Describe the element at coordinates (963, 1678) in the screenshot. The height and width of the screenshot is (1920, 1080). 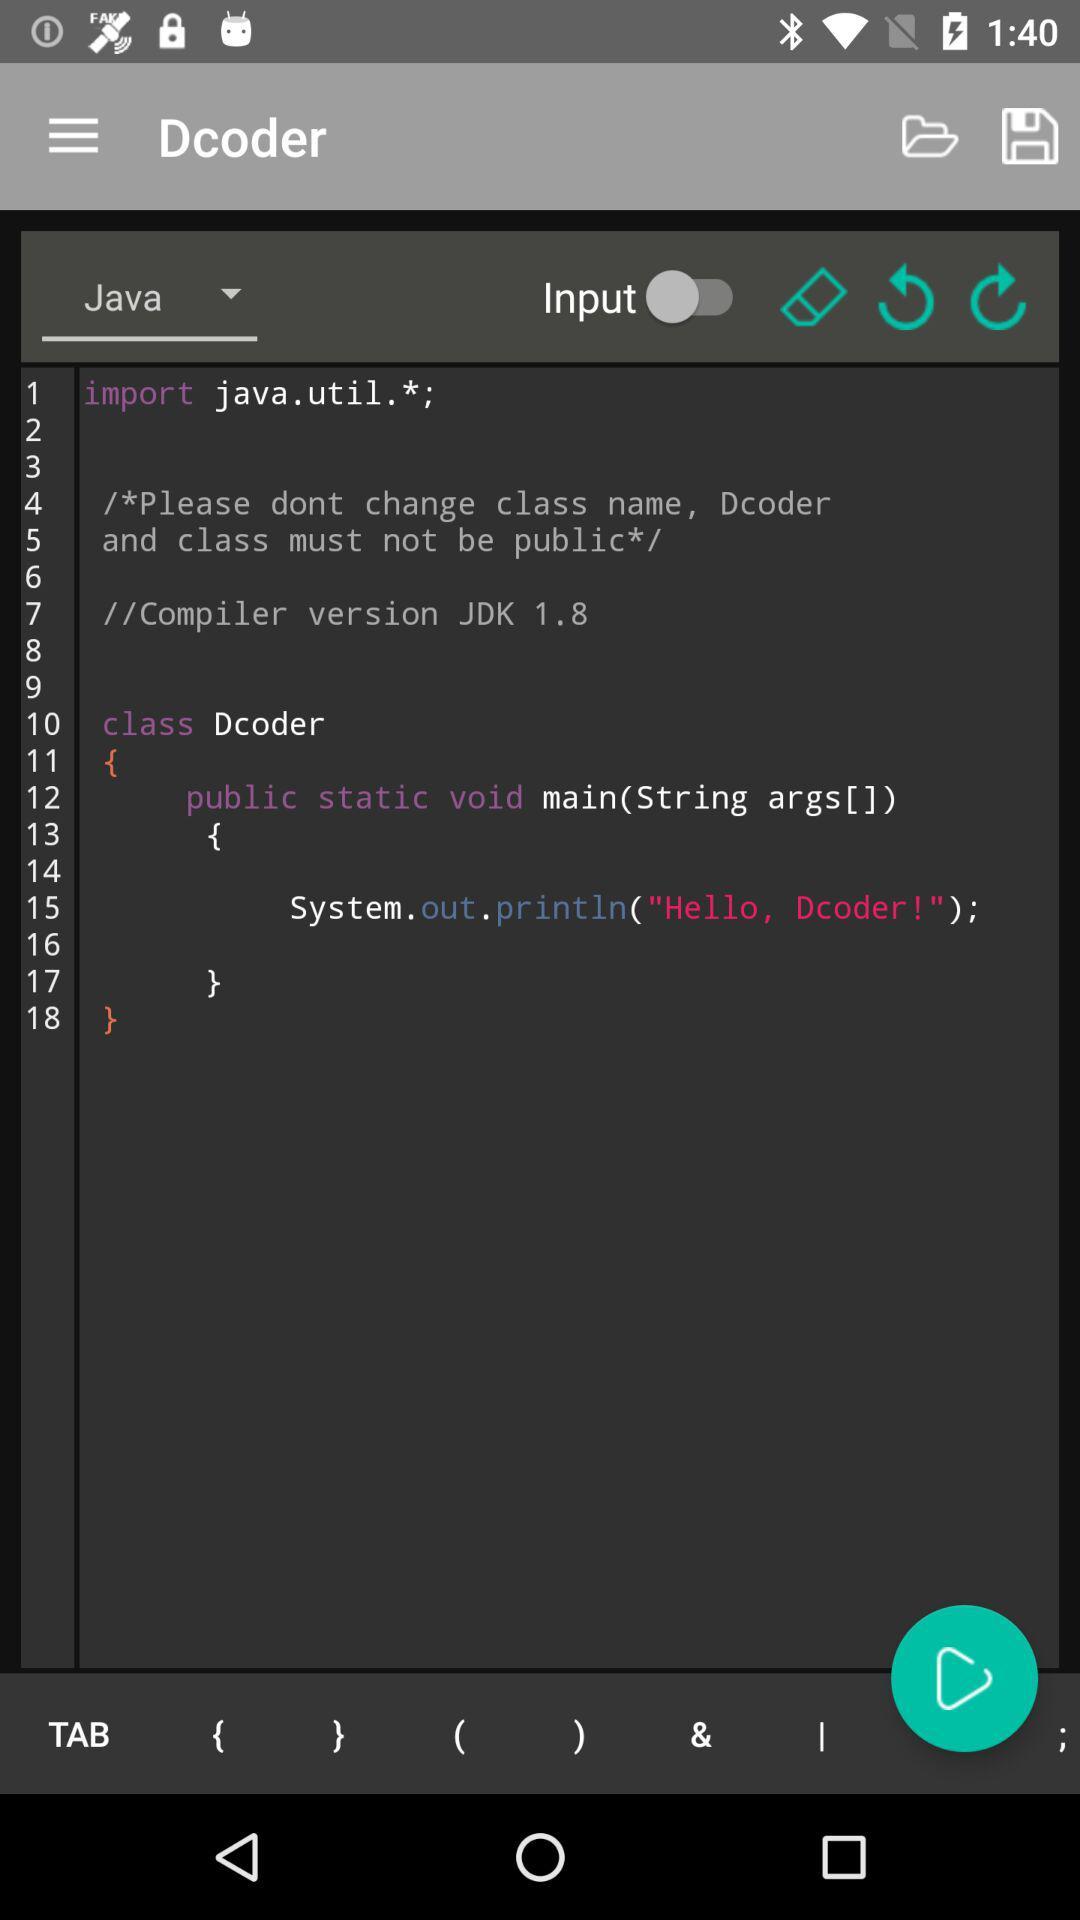
I see `compile and run code` at that location.